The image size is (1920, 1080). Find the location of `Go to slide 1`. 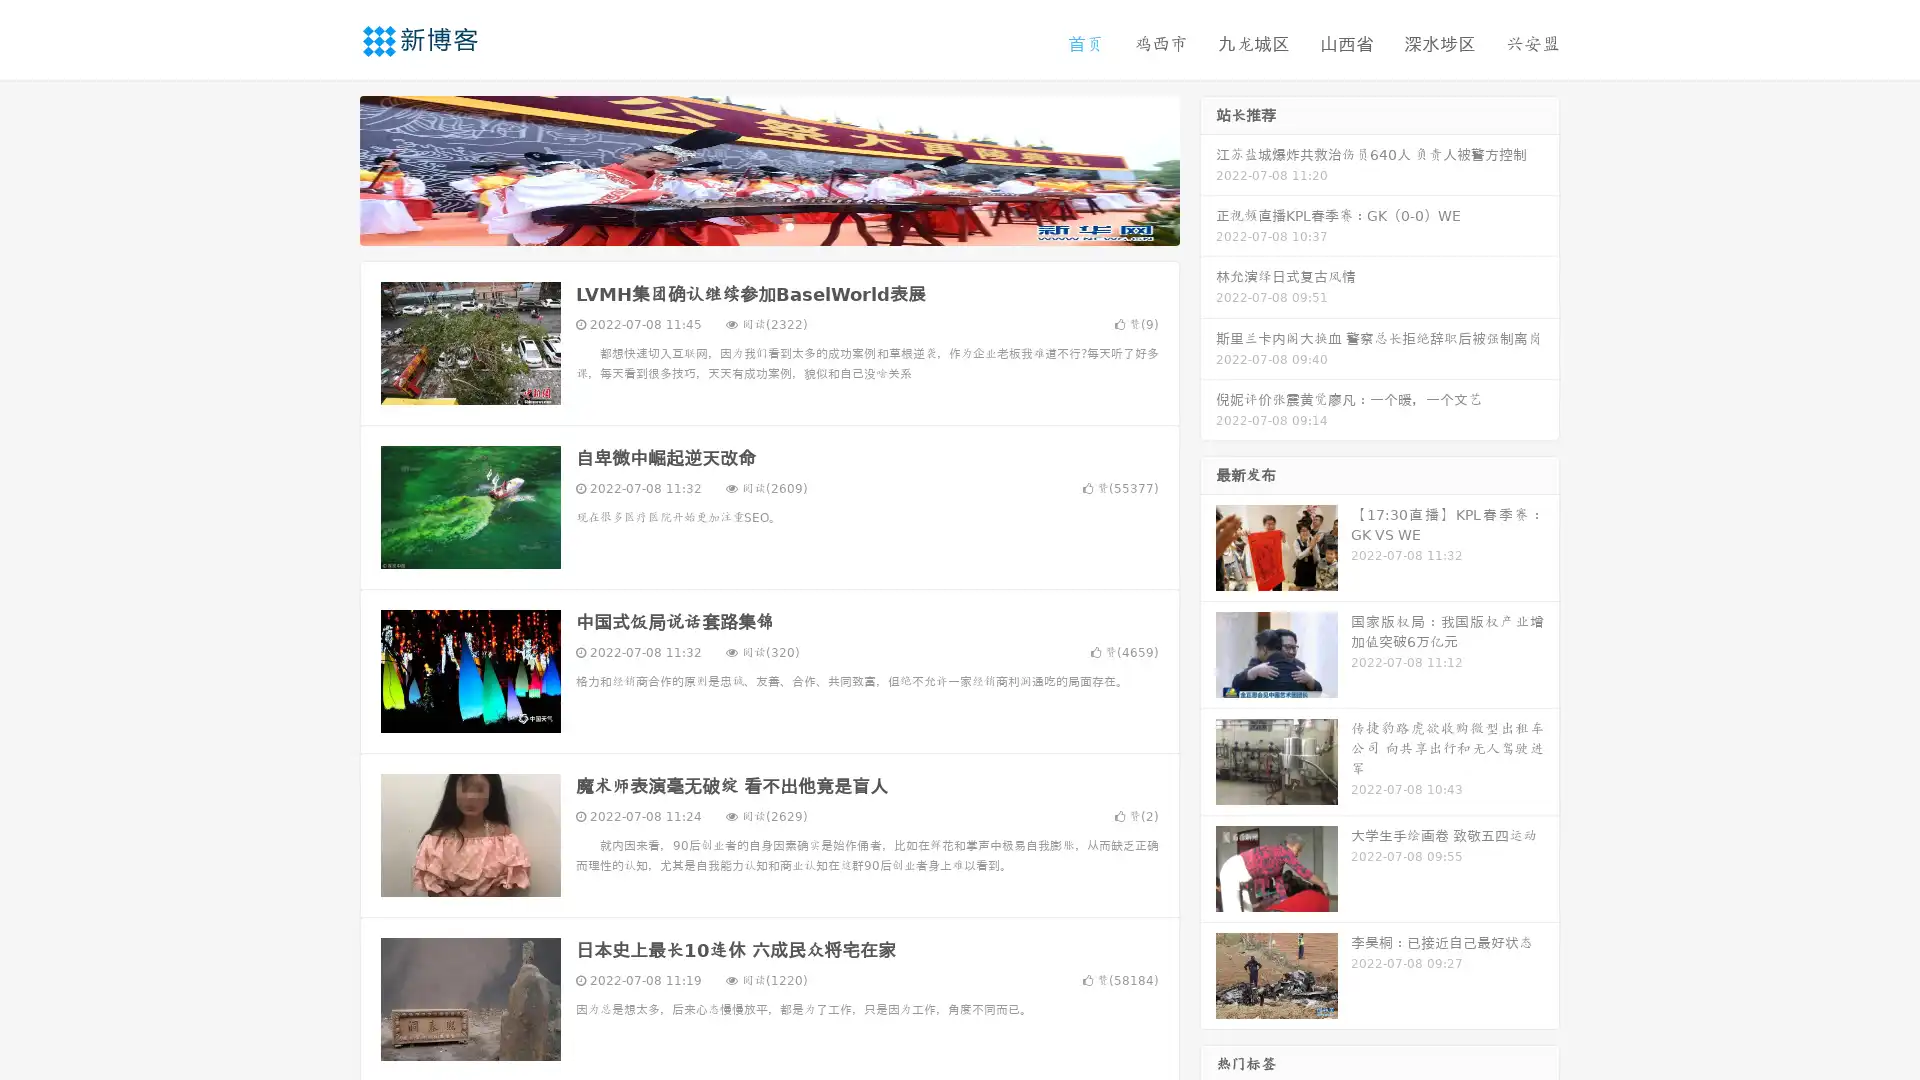

Go to slide 1 is located at coordinates (748, 225).